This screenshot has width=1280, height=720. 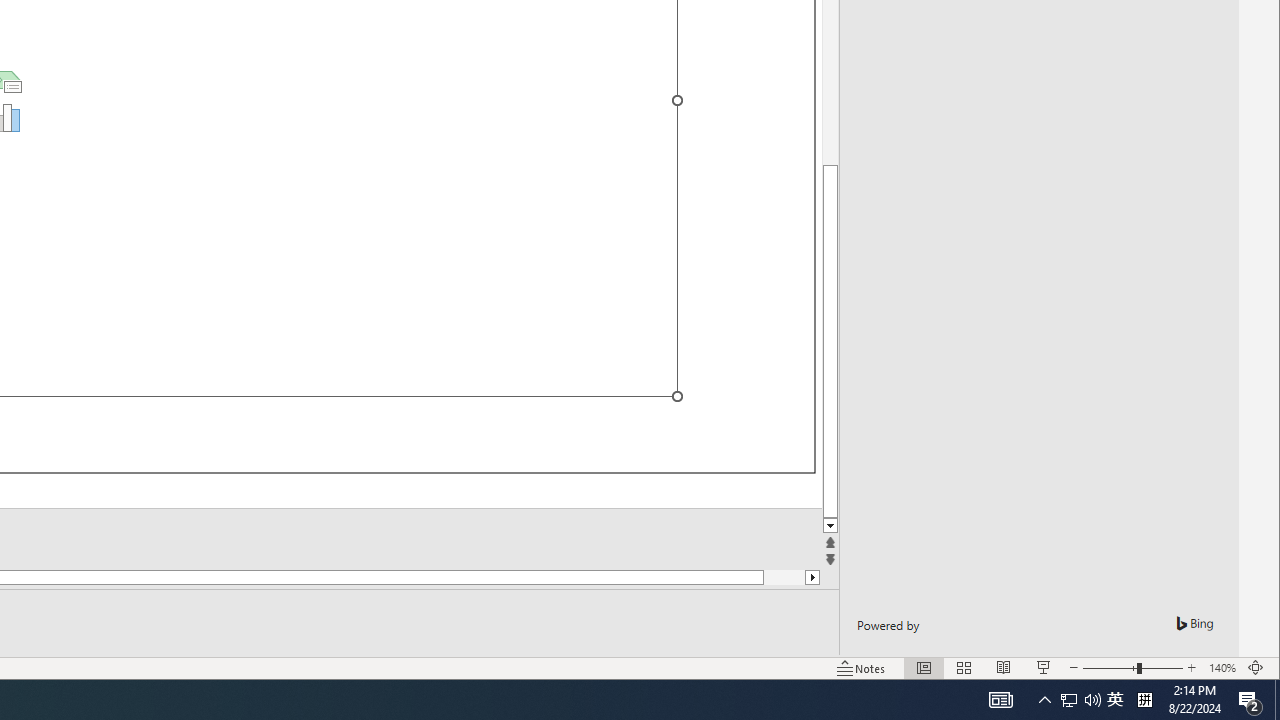 I want to click on 'Notification Chevron', so click(x=1044, y=698).